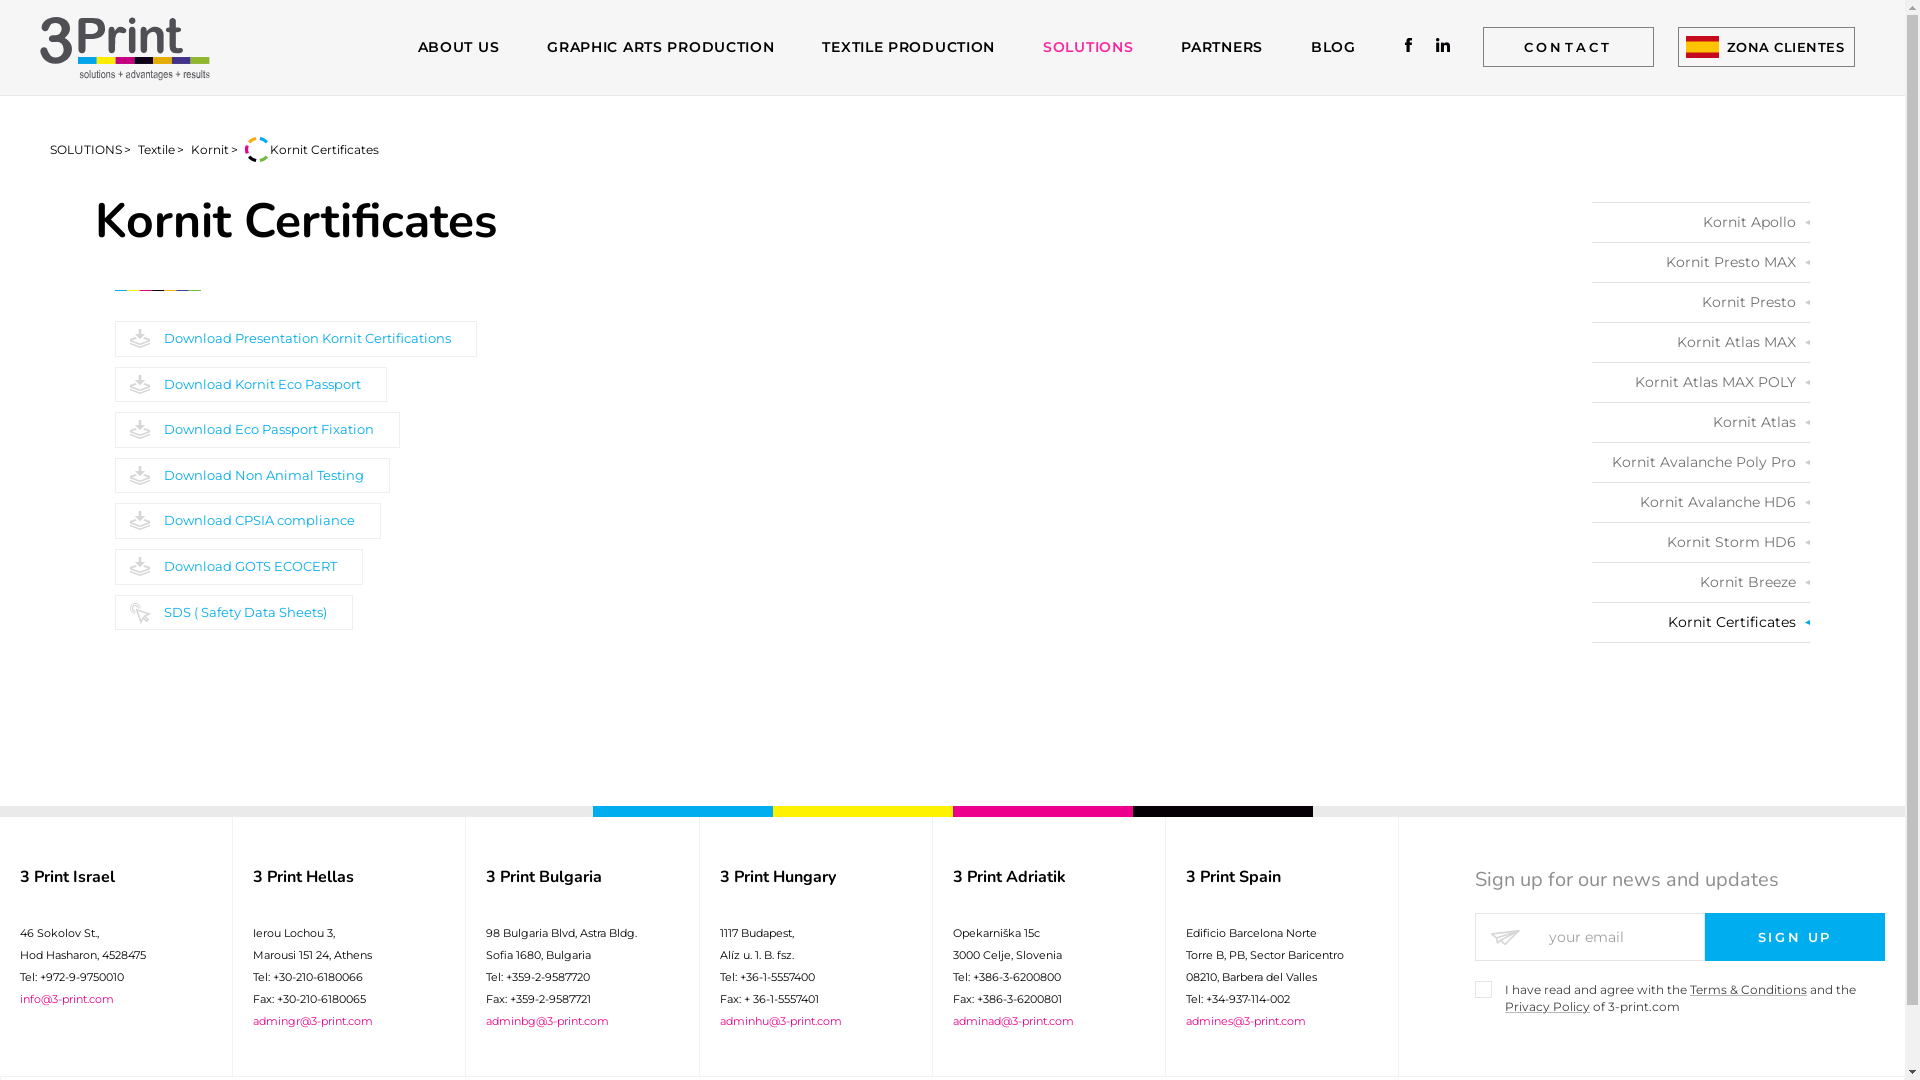 The image size is (1920, 1080). I want to click on 'SIGN UP', so click(1795, 937).